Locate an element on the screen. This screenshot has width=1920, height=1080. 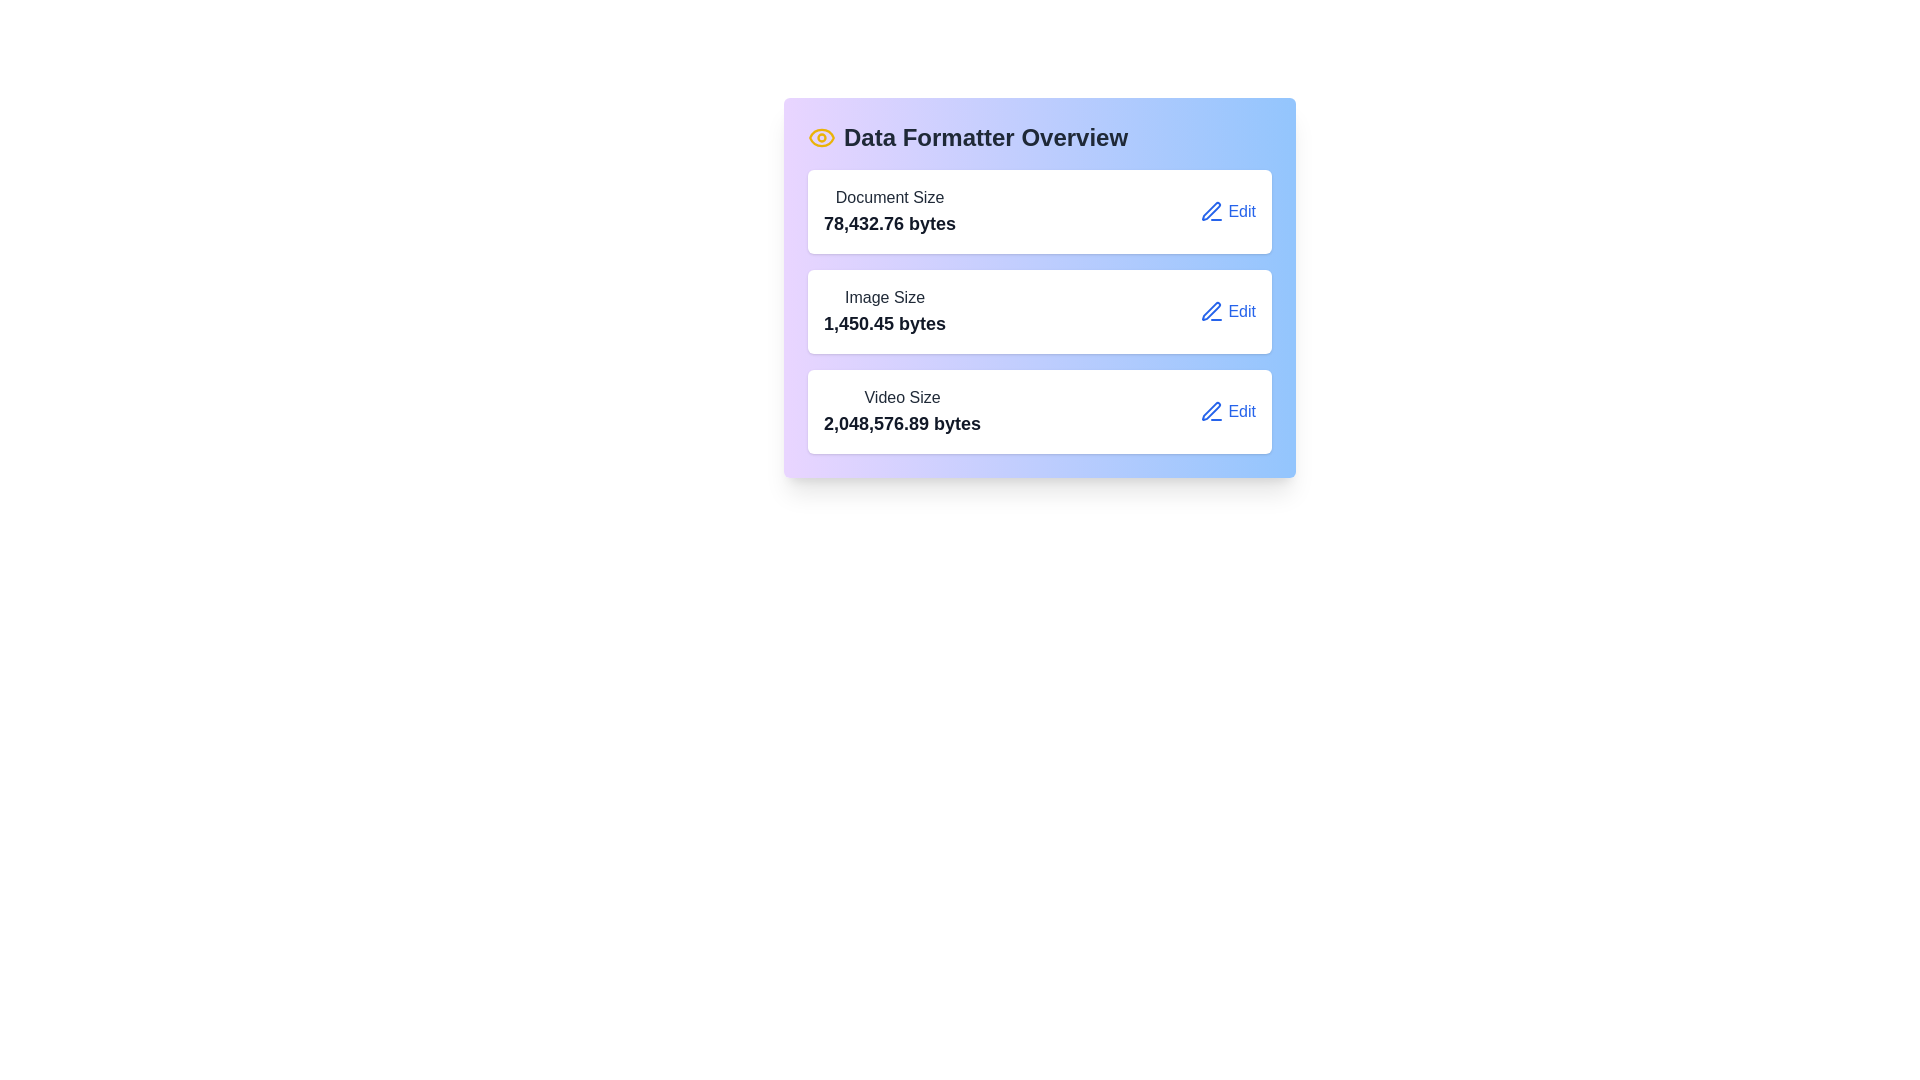
the static text label that describes the video size '2,048,576.89 bytes' in the data formatter interface, positioned above the numerical value it describes is located at coordinates (901, 397).